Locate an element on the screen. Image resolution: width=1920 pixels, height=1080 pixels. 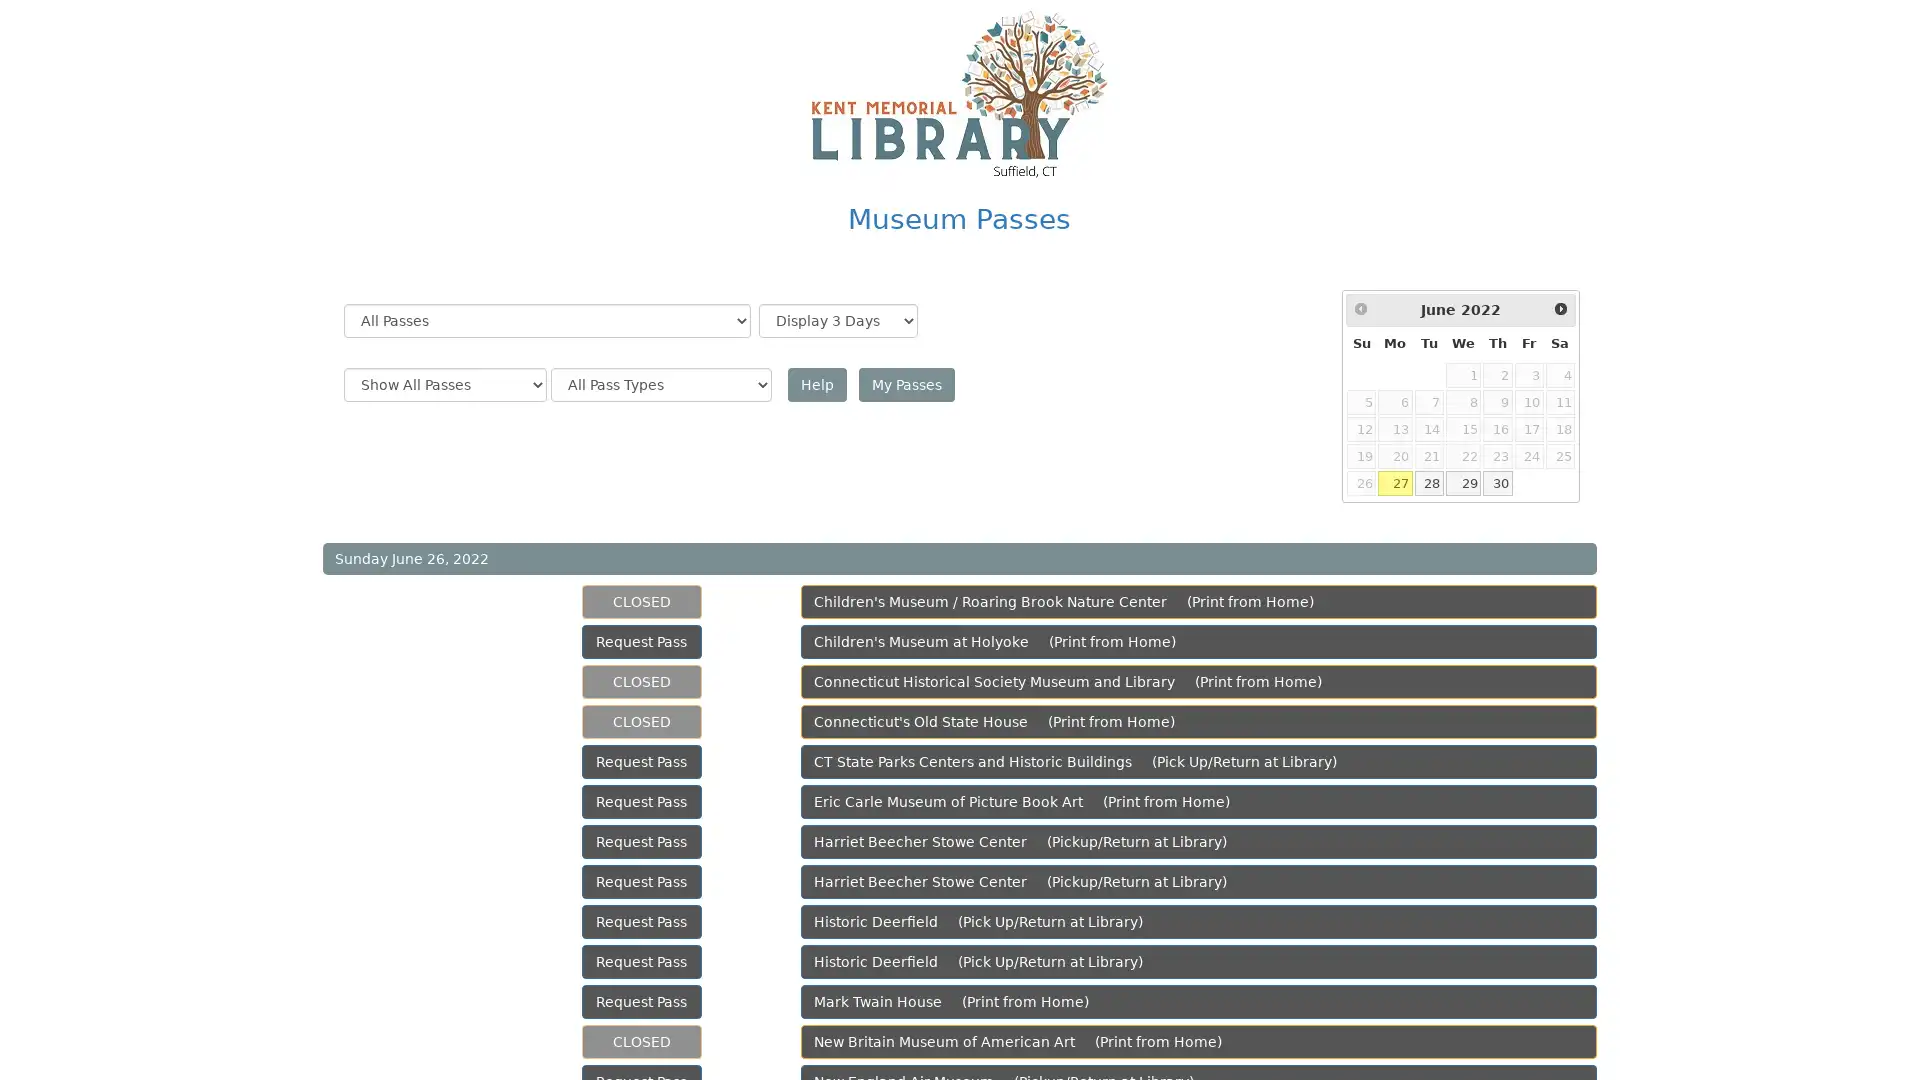
My Passes is located at coordinates (905, 385).